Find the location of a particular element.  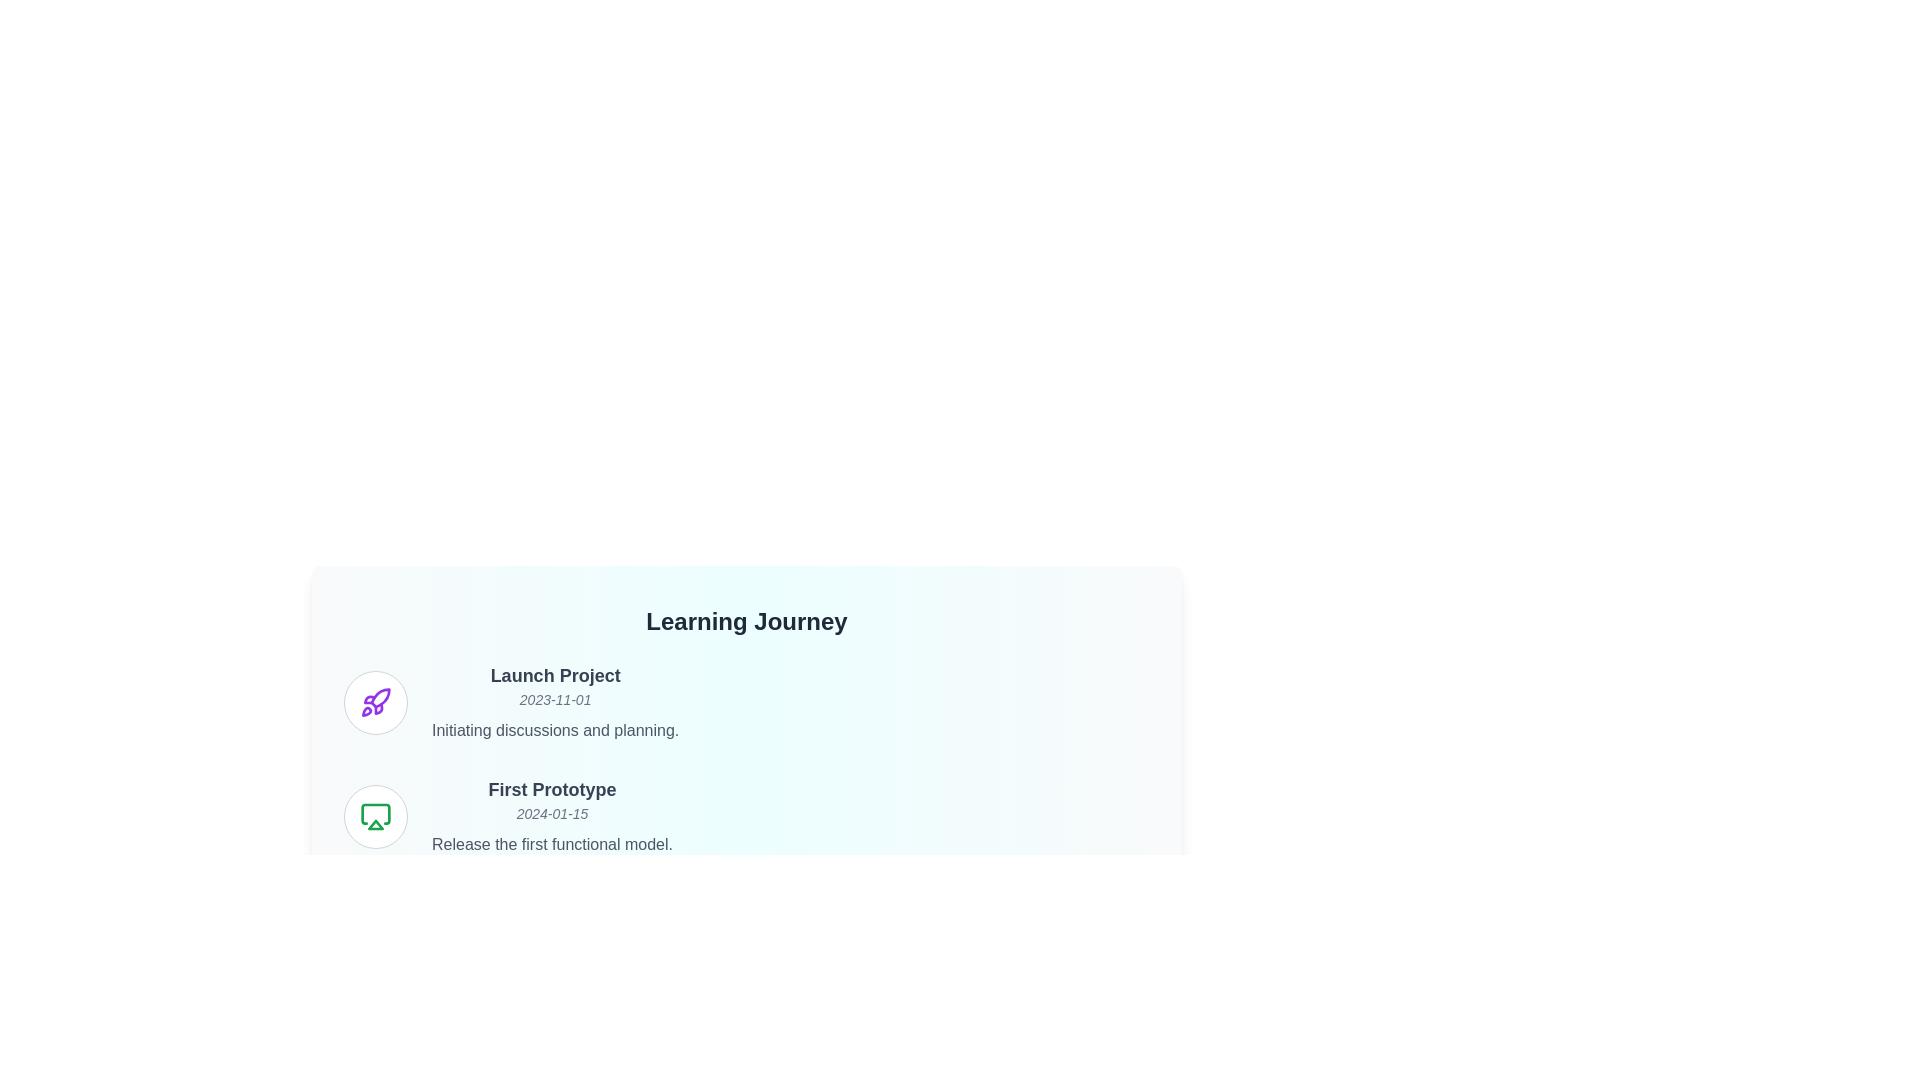

details of the 'First Prototype' phase item in the timeline, which includes the title, date, and description is located at coordinates (746, 817).